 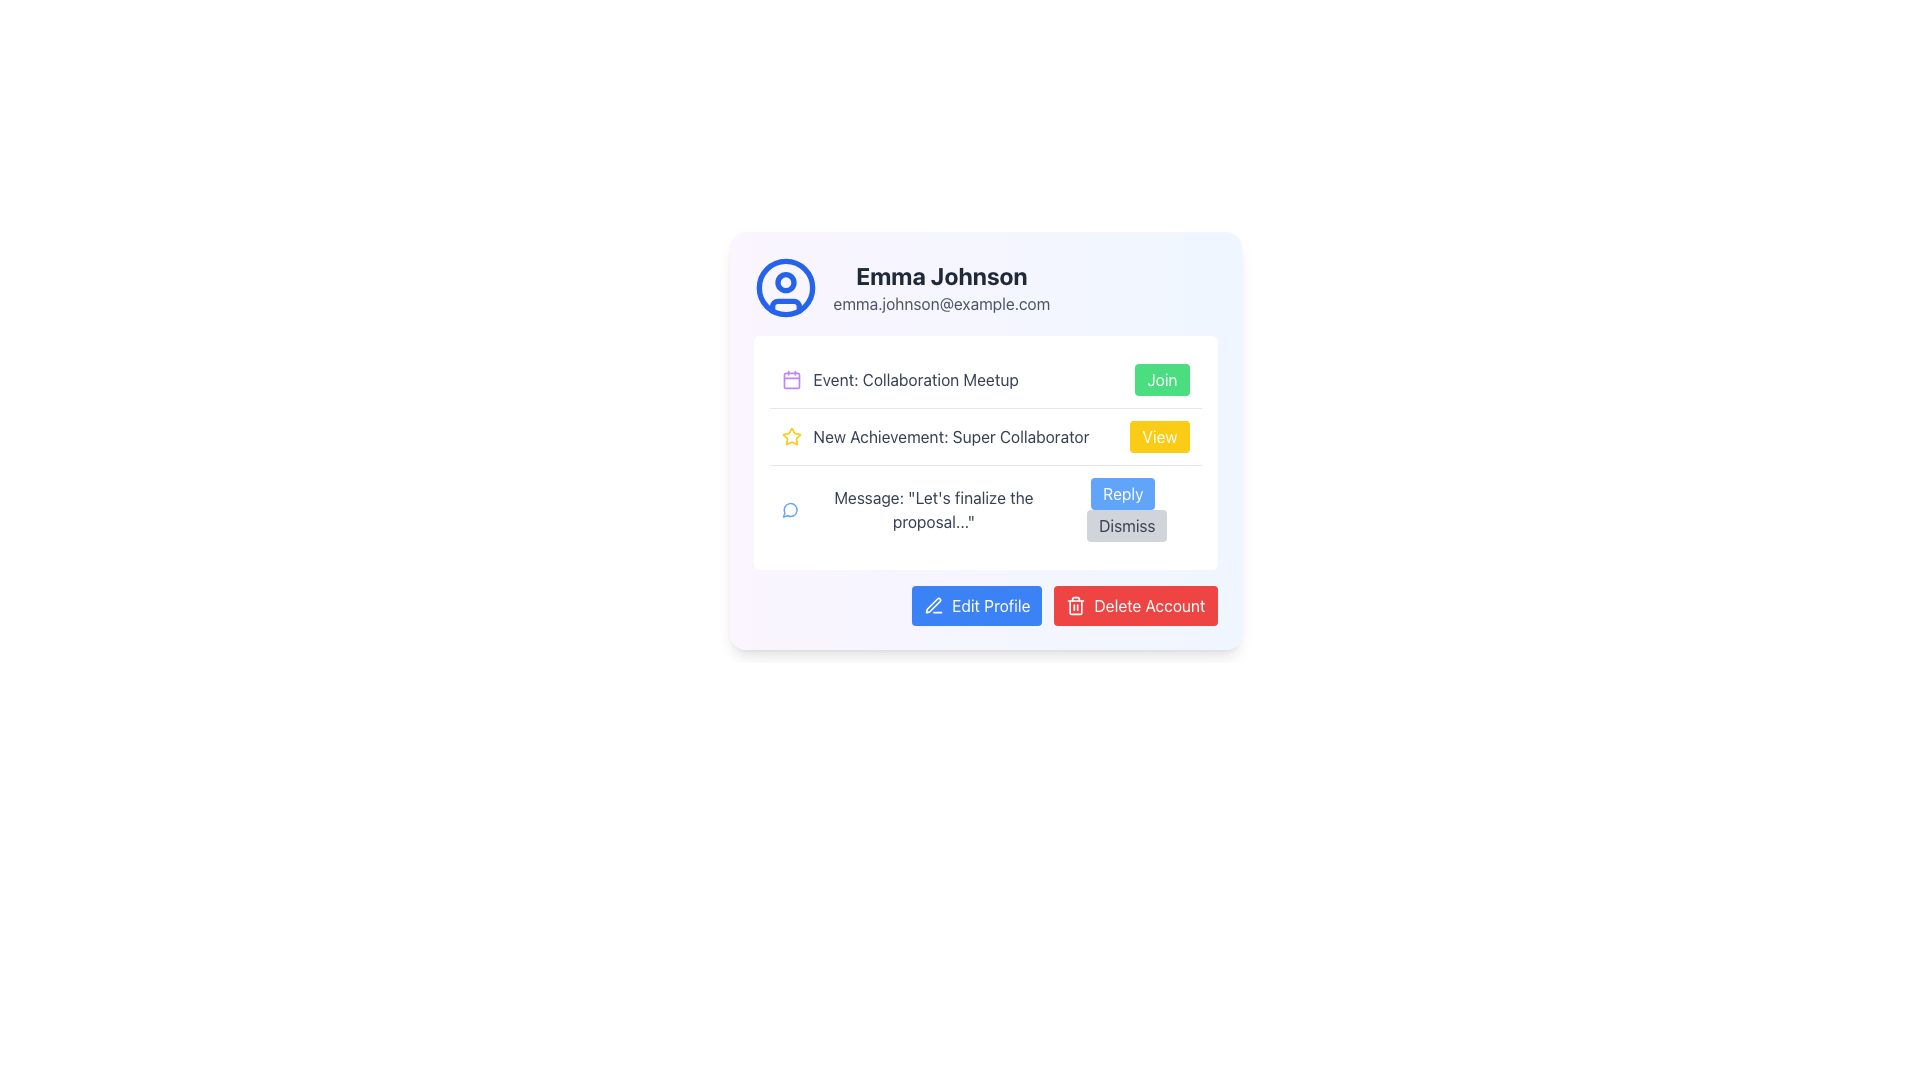 I want to click on the user profile icon located in the upper-left area of the card component, which serves as an identifying icon for the user profile information, so click(x=784, y=288).